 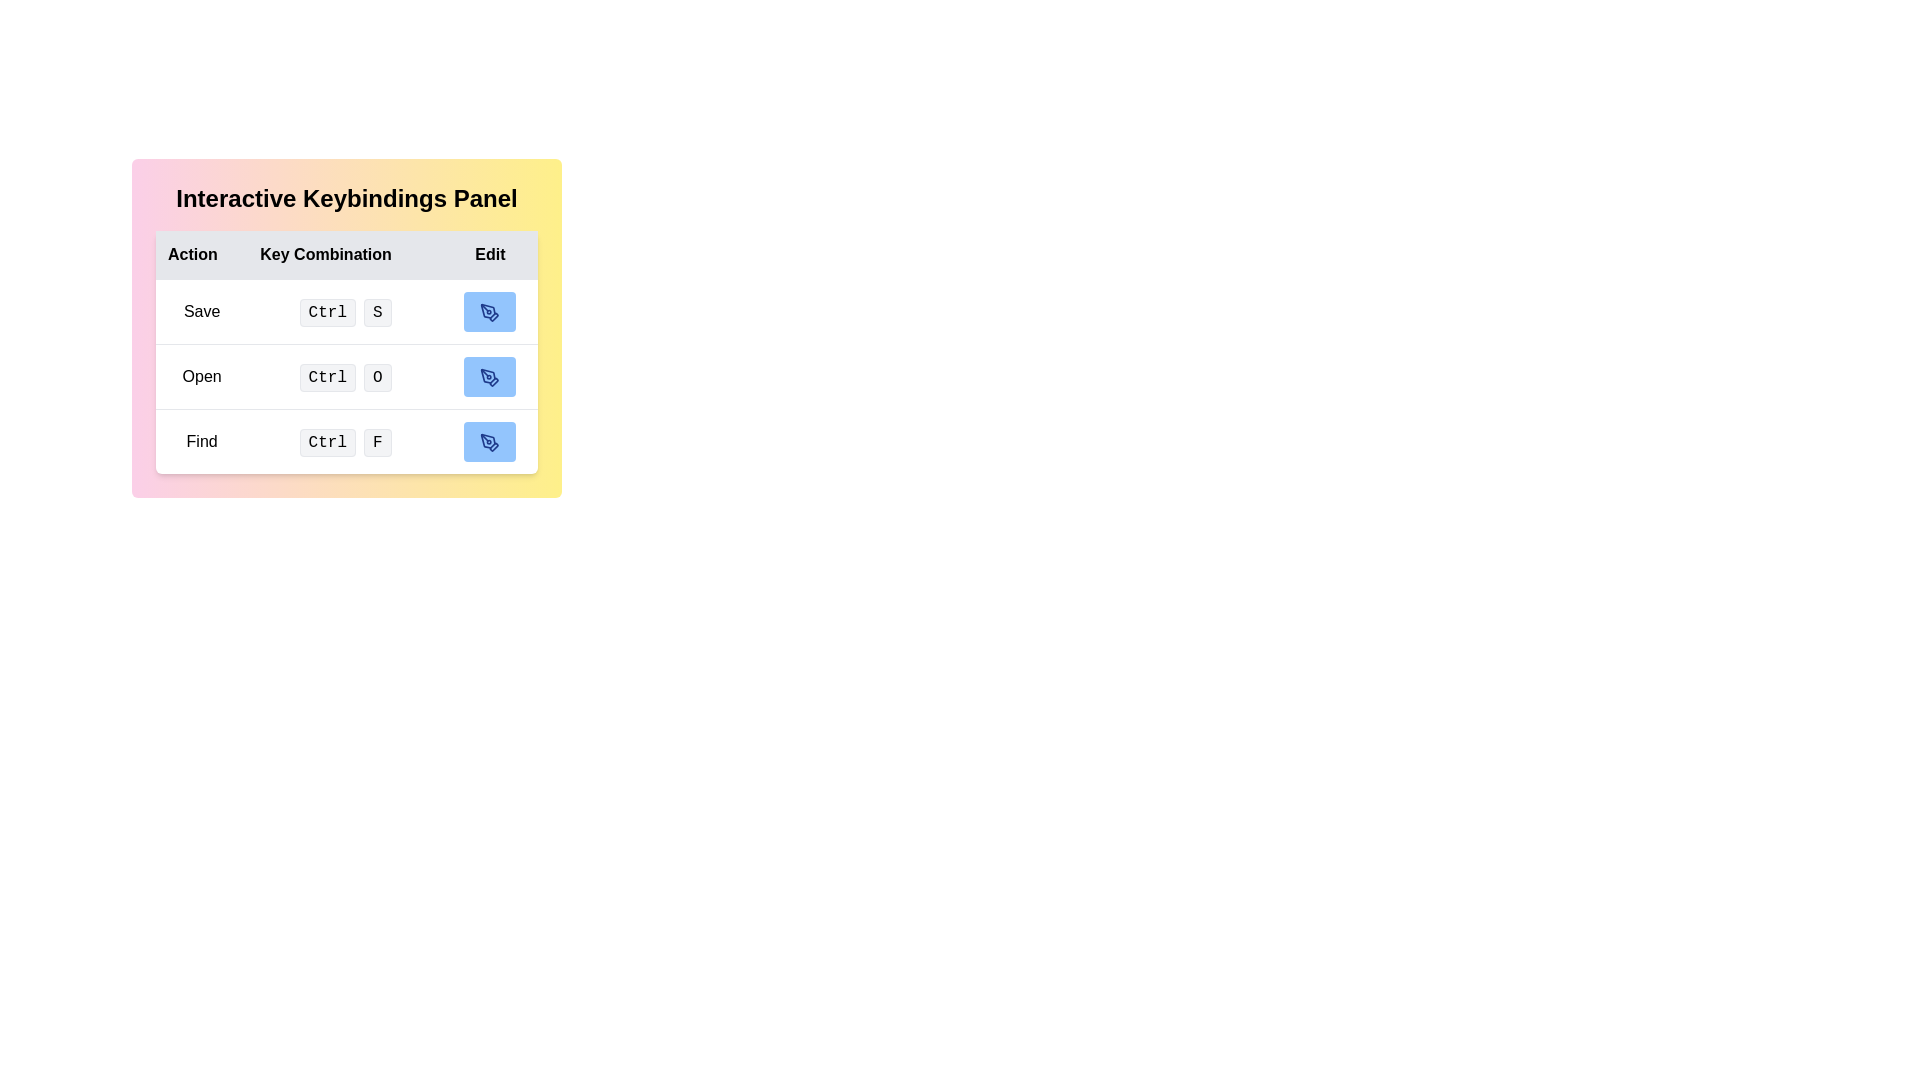 I want to click on the text label reading 'Open' in the keybindings panel, which is aligned with 'Ctrl O' and positioned between 'Save' and 'Find', so click(x=202, y=377).